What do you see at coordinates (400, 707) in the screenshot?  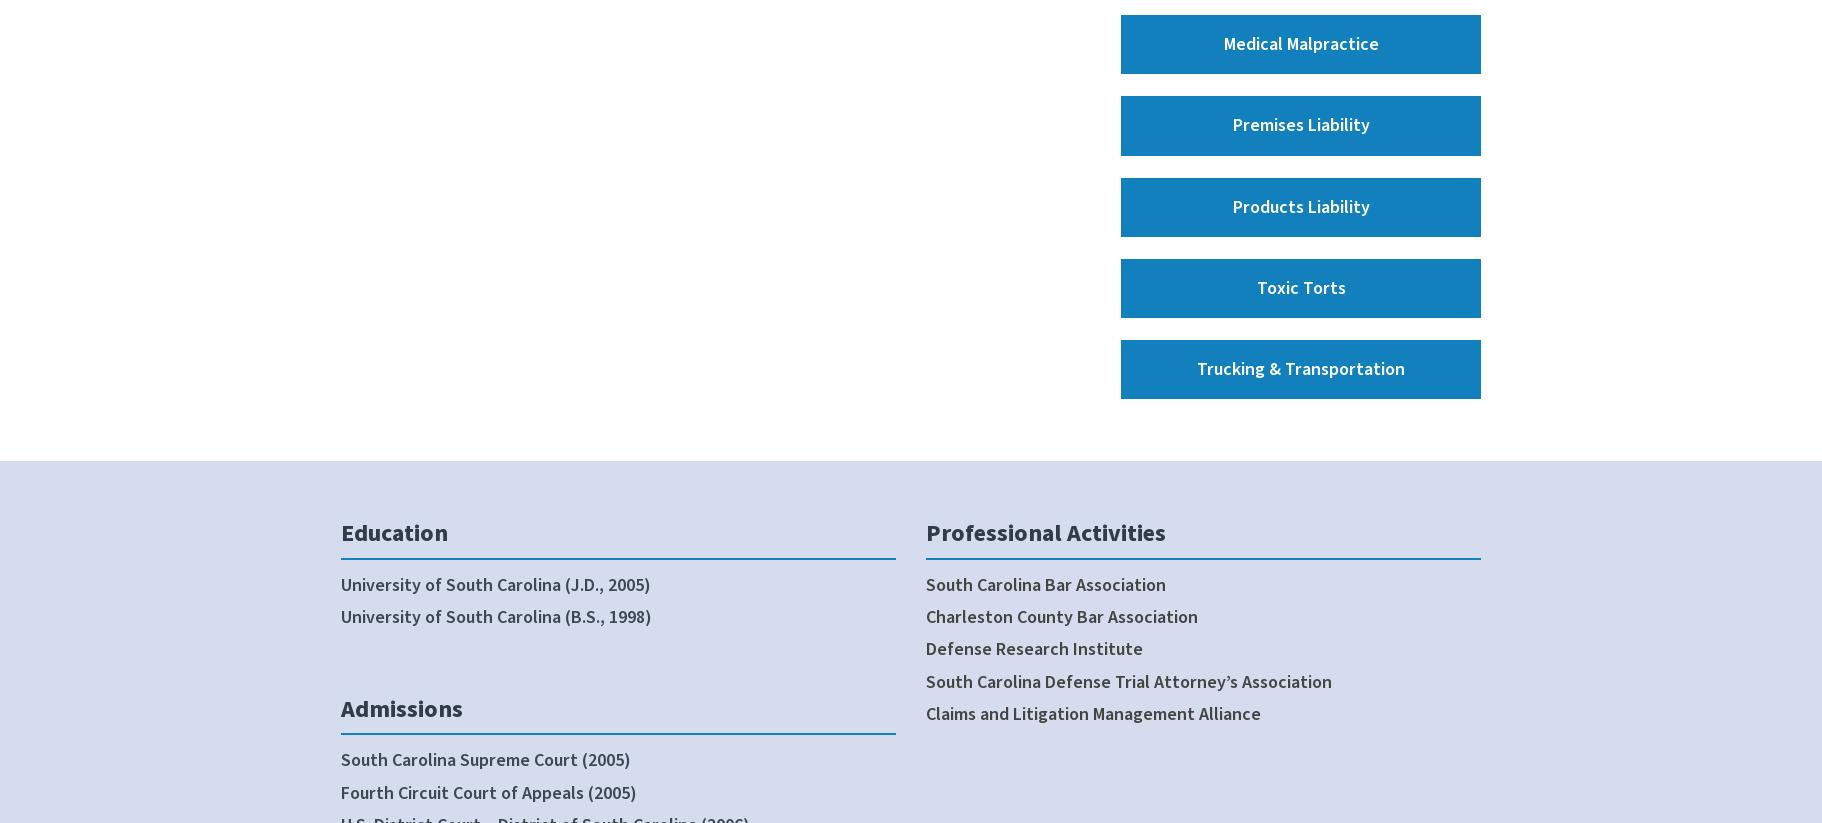 I see `'Admissions'` at bounding box center [400, 707].